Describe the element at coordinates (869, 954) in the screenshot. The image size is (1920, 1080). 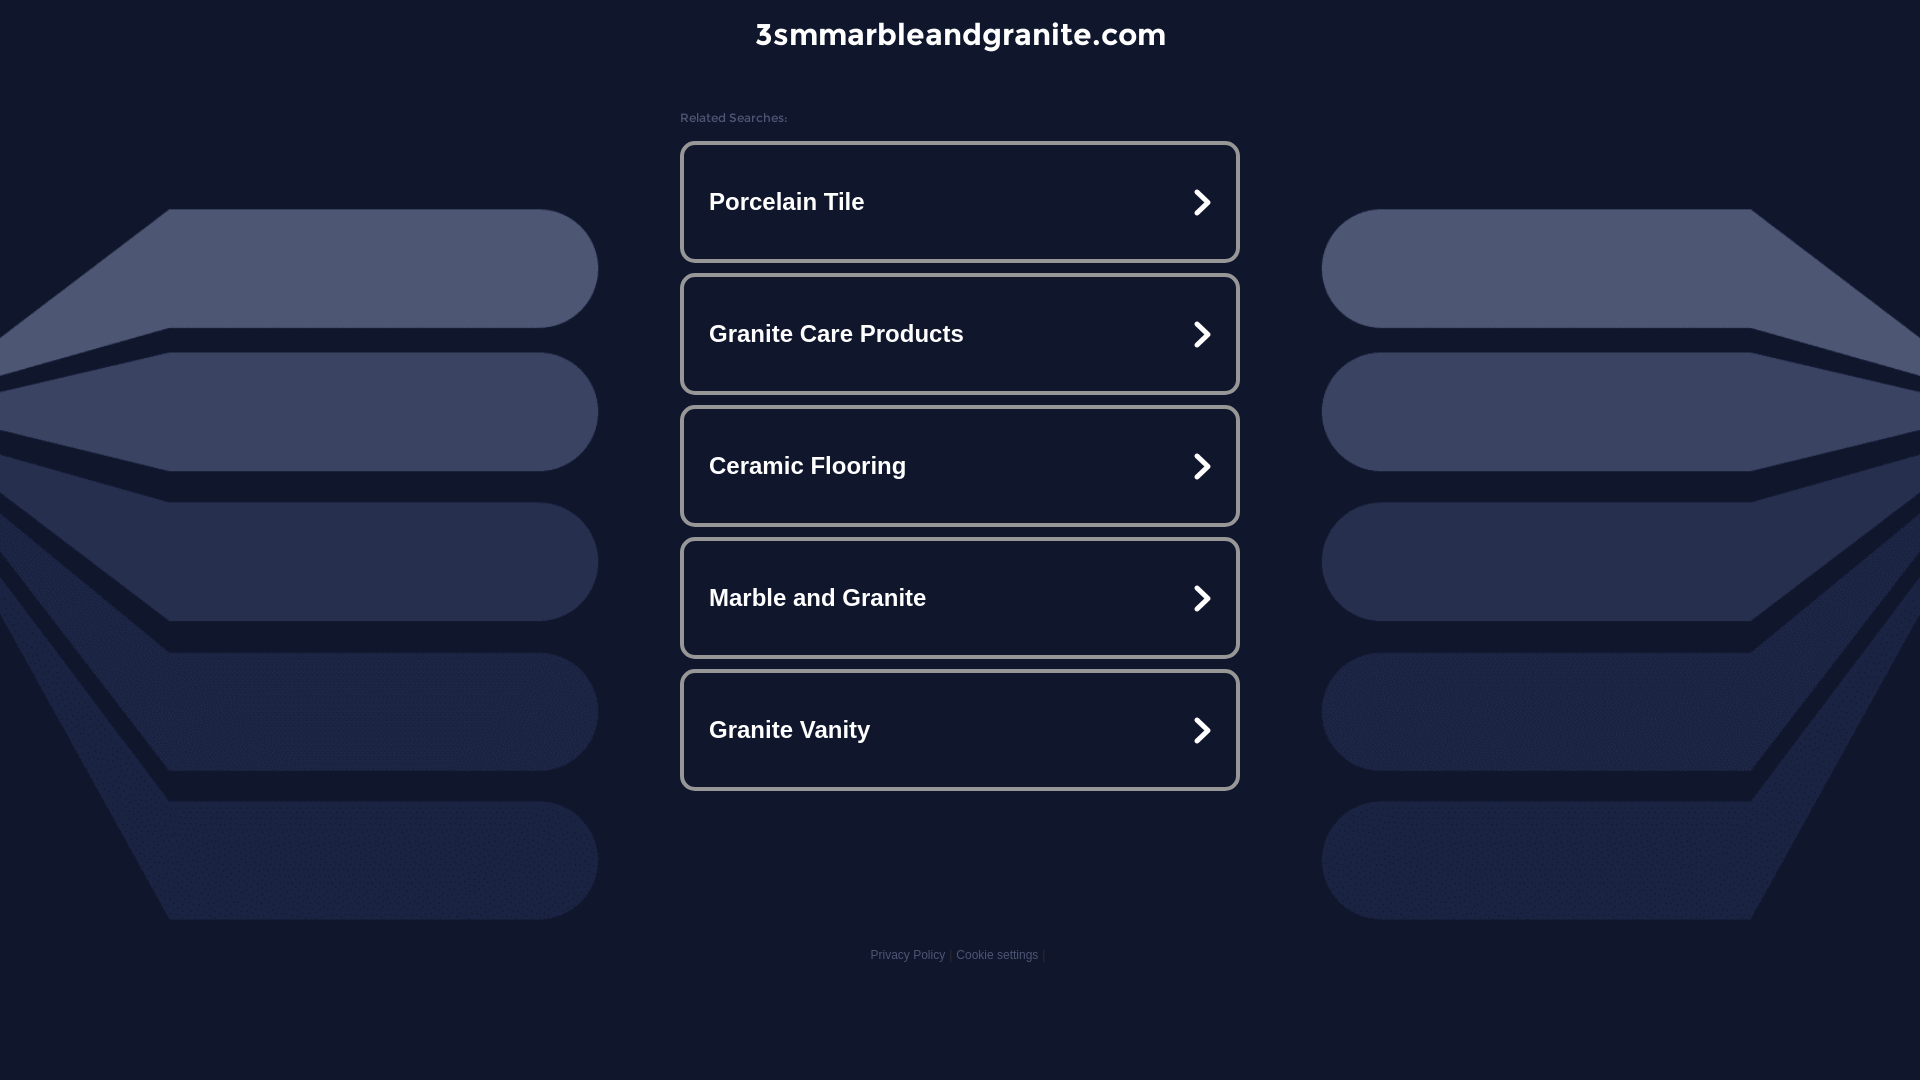
I see `'Privacy Policy'` at that location.